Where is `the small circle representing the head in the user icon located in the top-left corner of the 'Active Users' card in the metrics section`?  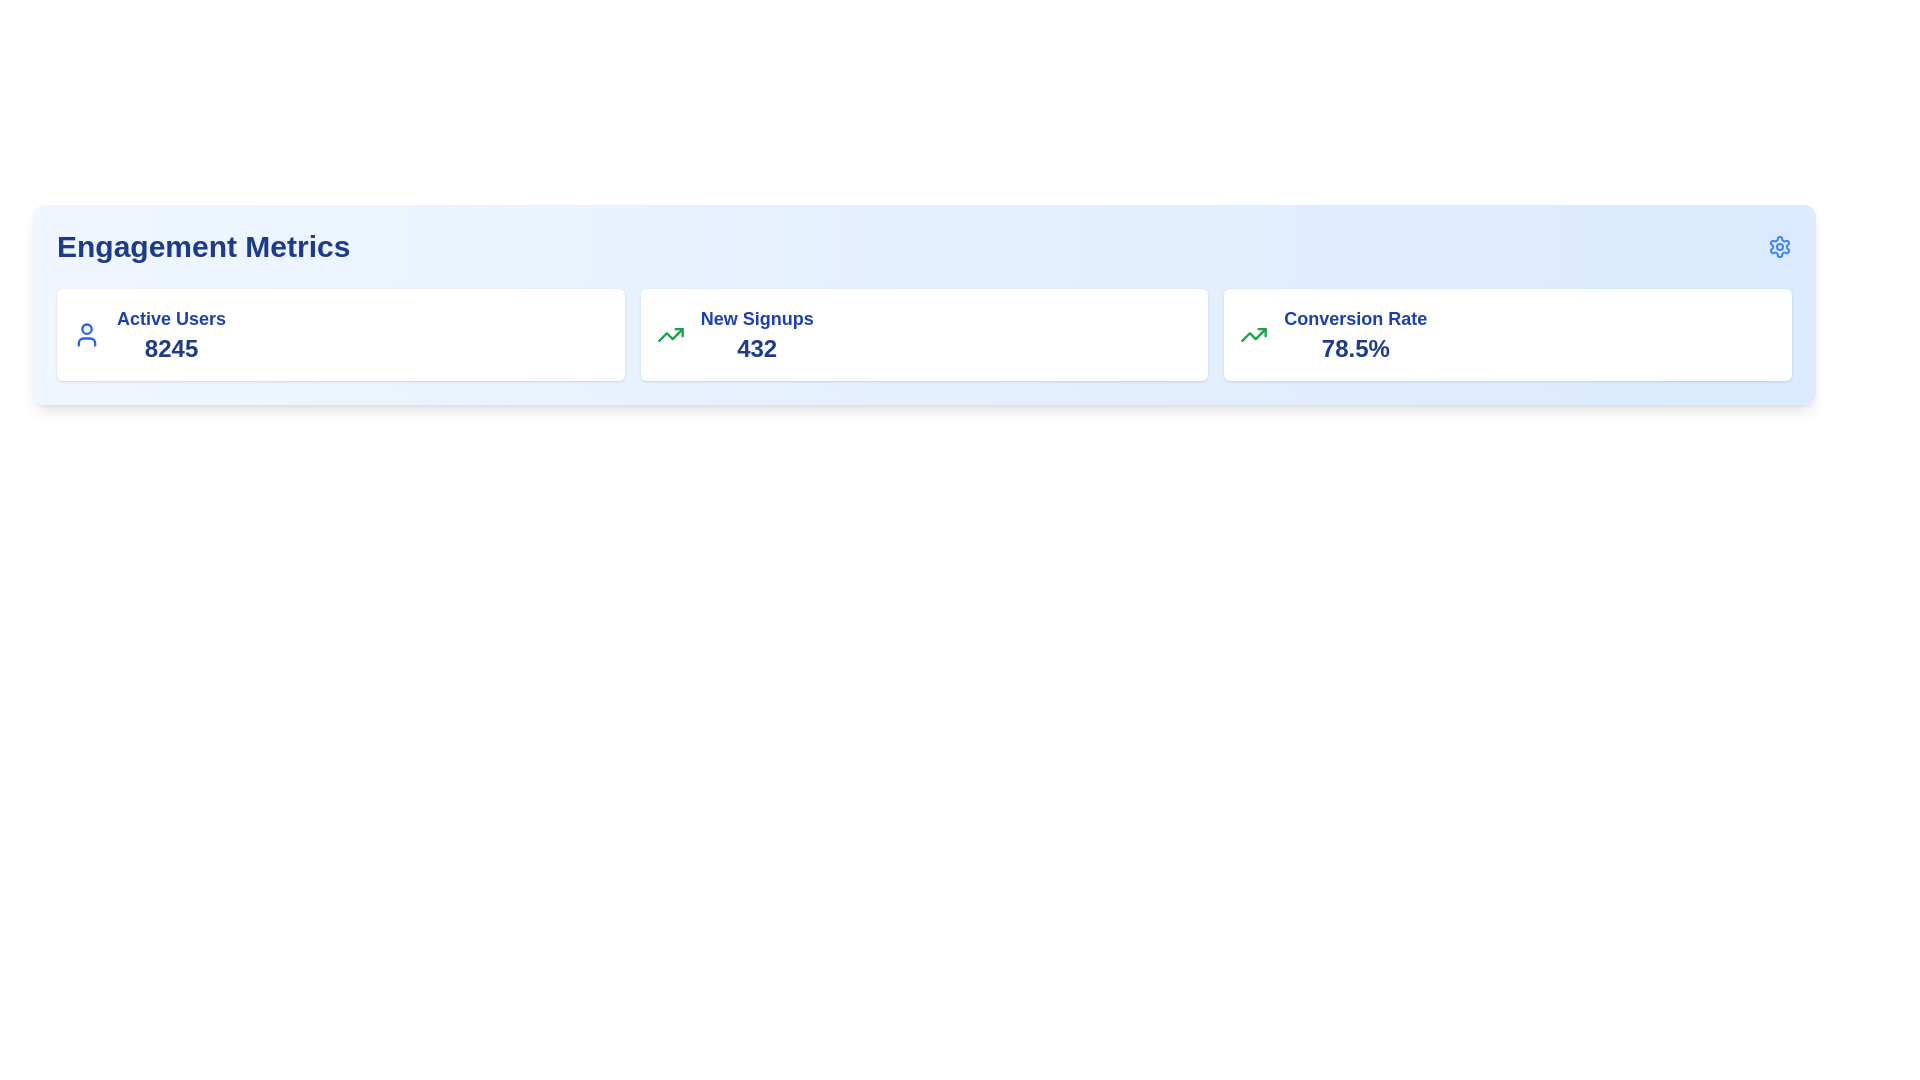 the small circle representing the head in the user icon located in the top-left corner of the 'Active Users' card in the metrics section is located at coordinates (85, 327).